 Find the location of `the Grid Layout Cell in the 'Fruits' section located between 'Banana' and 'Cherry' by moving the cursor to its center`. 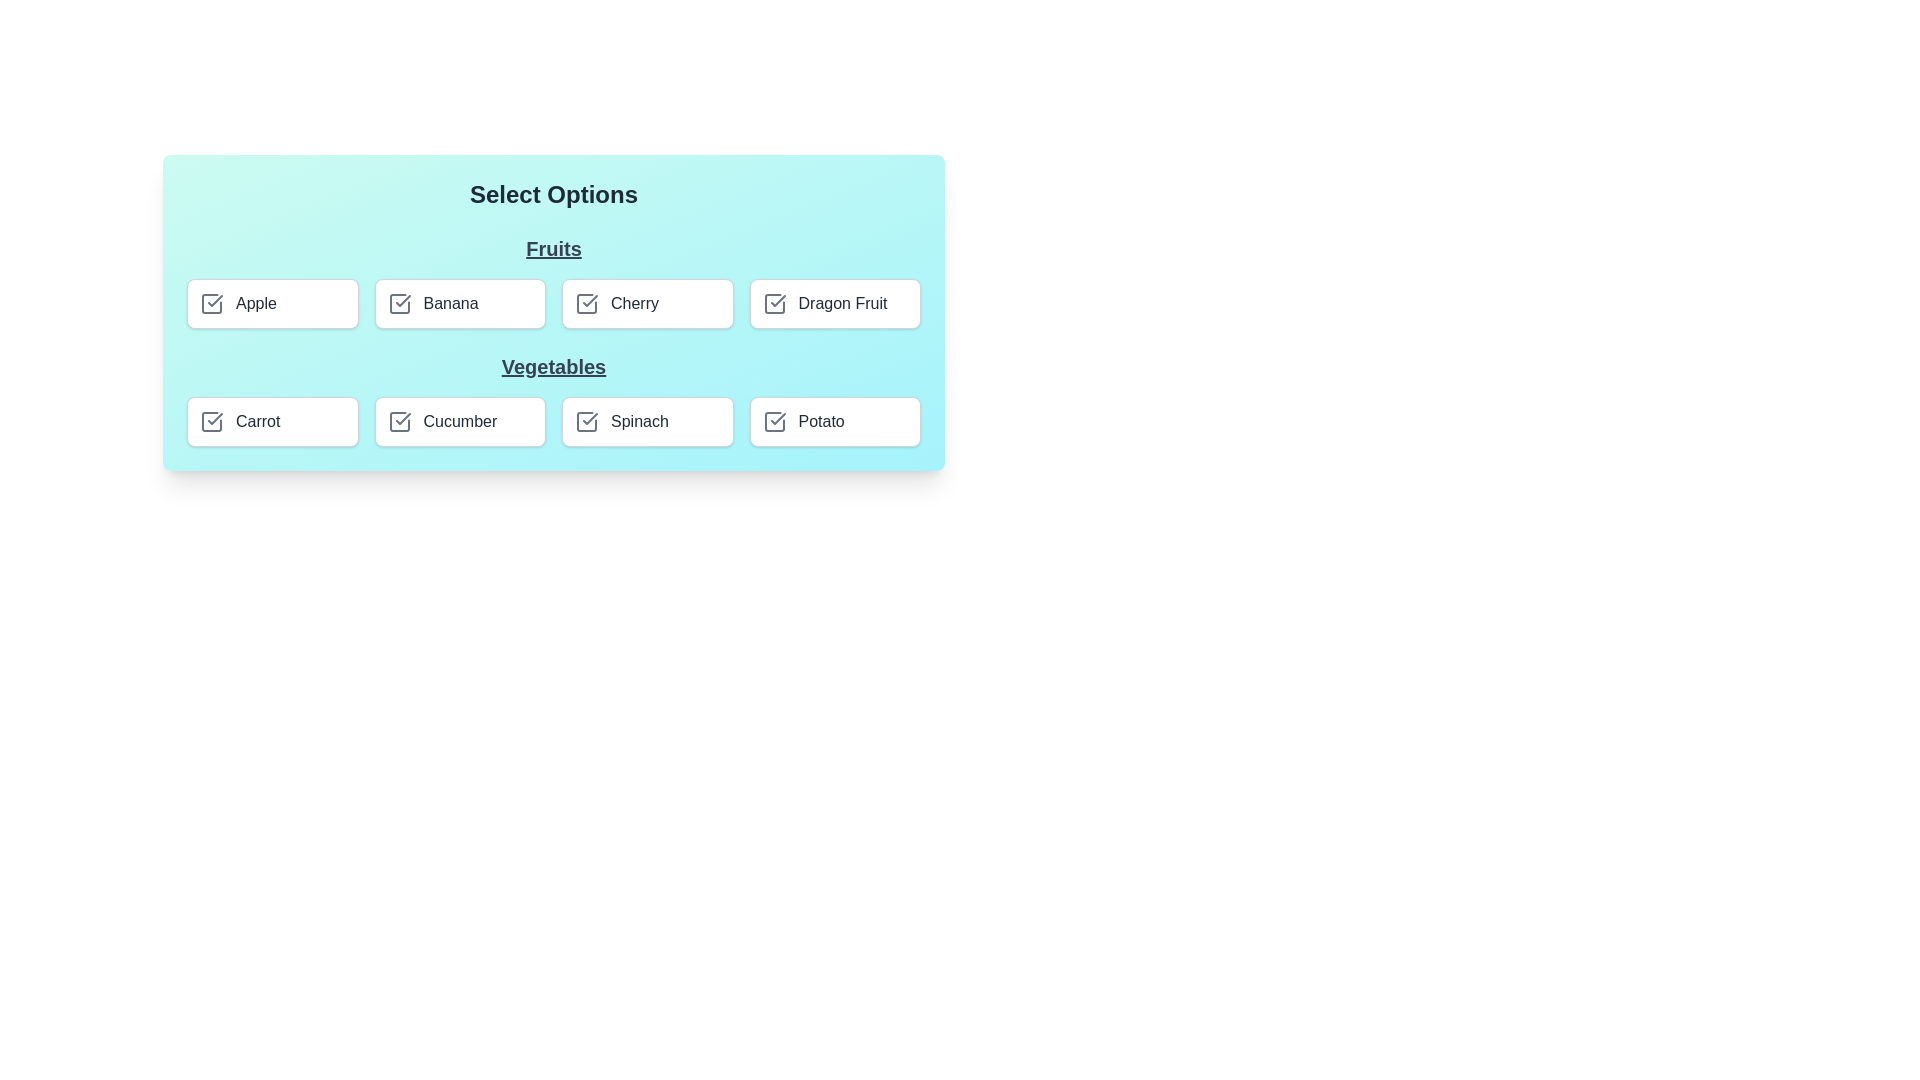

the Grid Layout Cell in the 'Fruits' section located between 'Banana' and 'Cherry' by moving the cursor to its center is located at coordinates (553, 304).